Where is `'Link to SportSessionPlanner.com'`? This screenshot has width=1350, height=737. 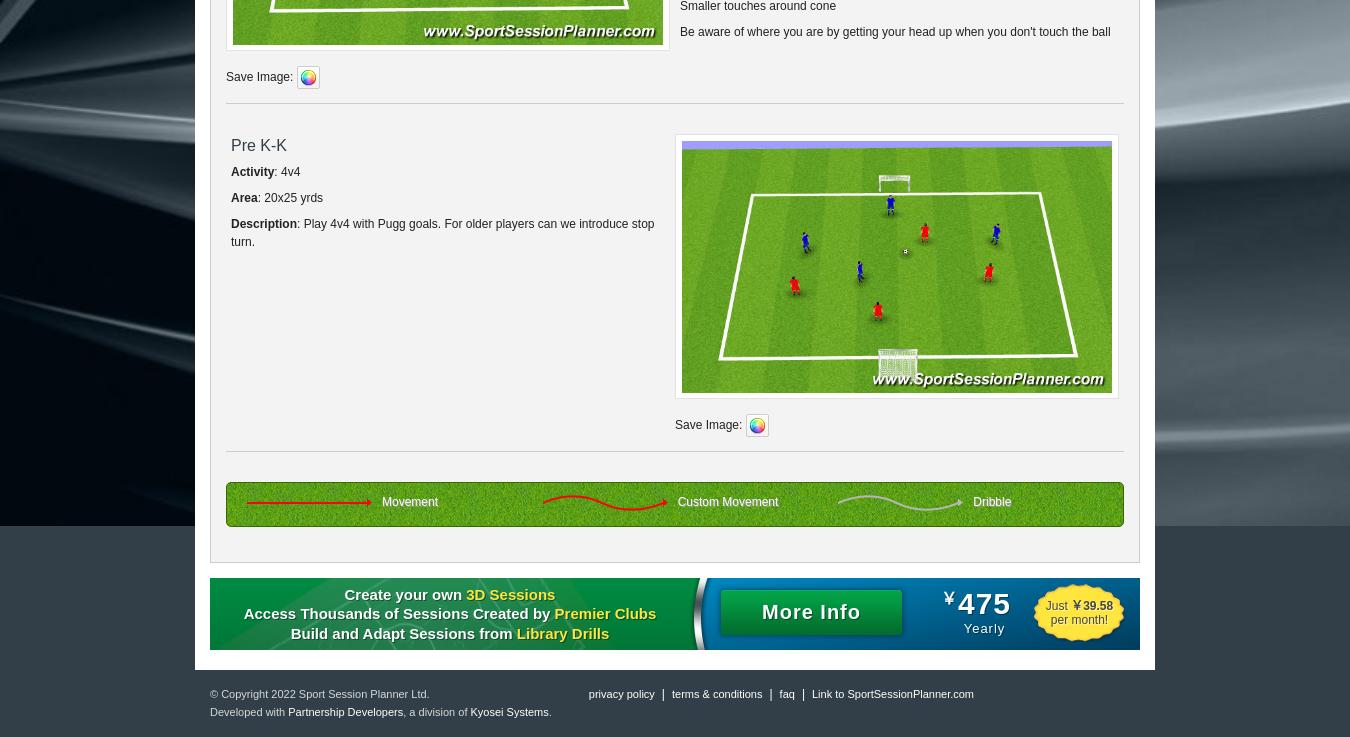
'Link to SportSessionPlanner.com' is located at coordinates (893, 693).